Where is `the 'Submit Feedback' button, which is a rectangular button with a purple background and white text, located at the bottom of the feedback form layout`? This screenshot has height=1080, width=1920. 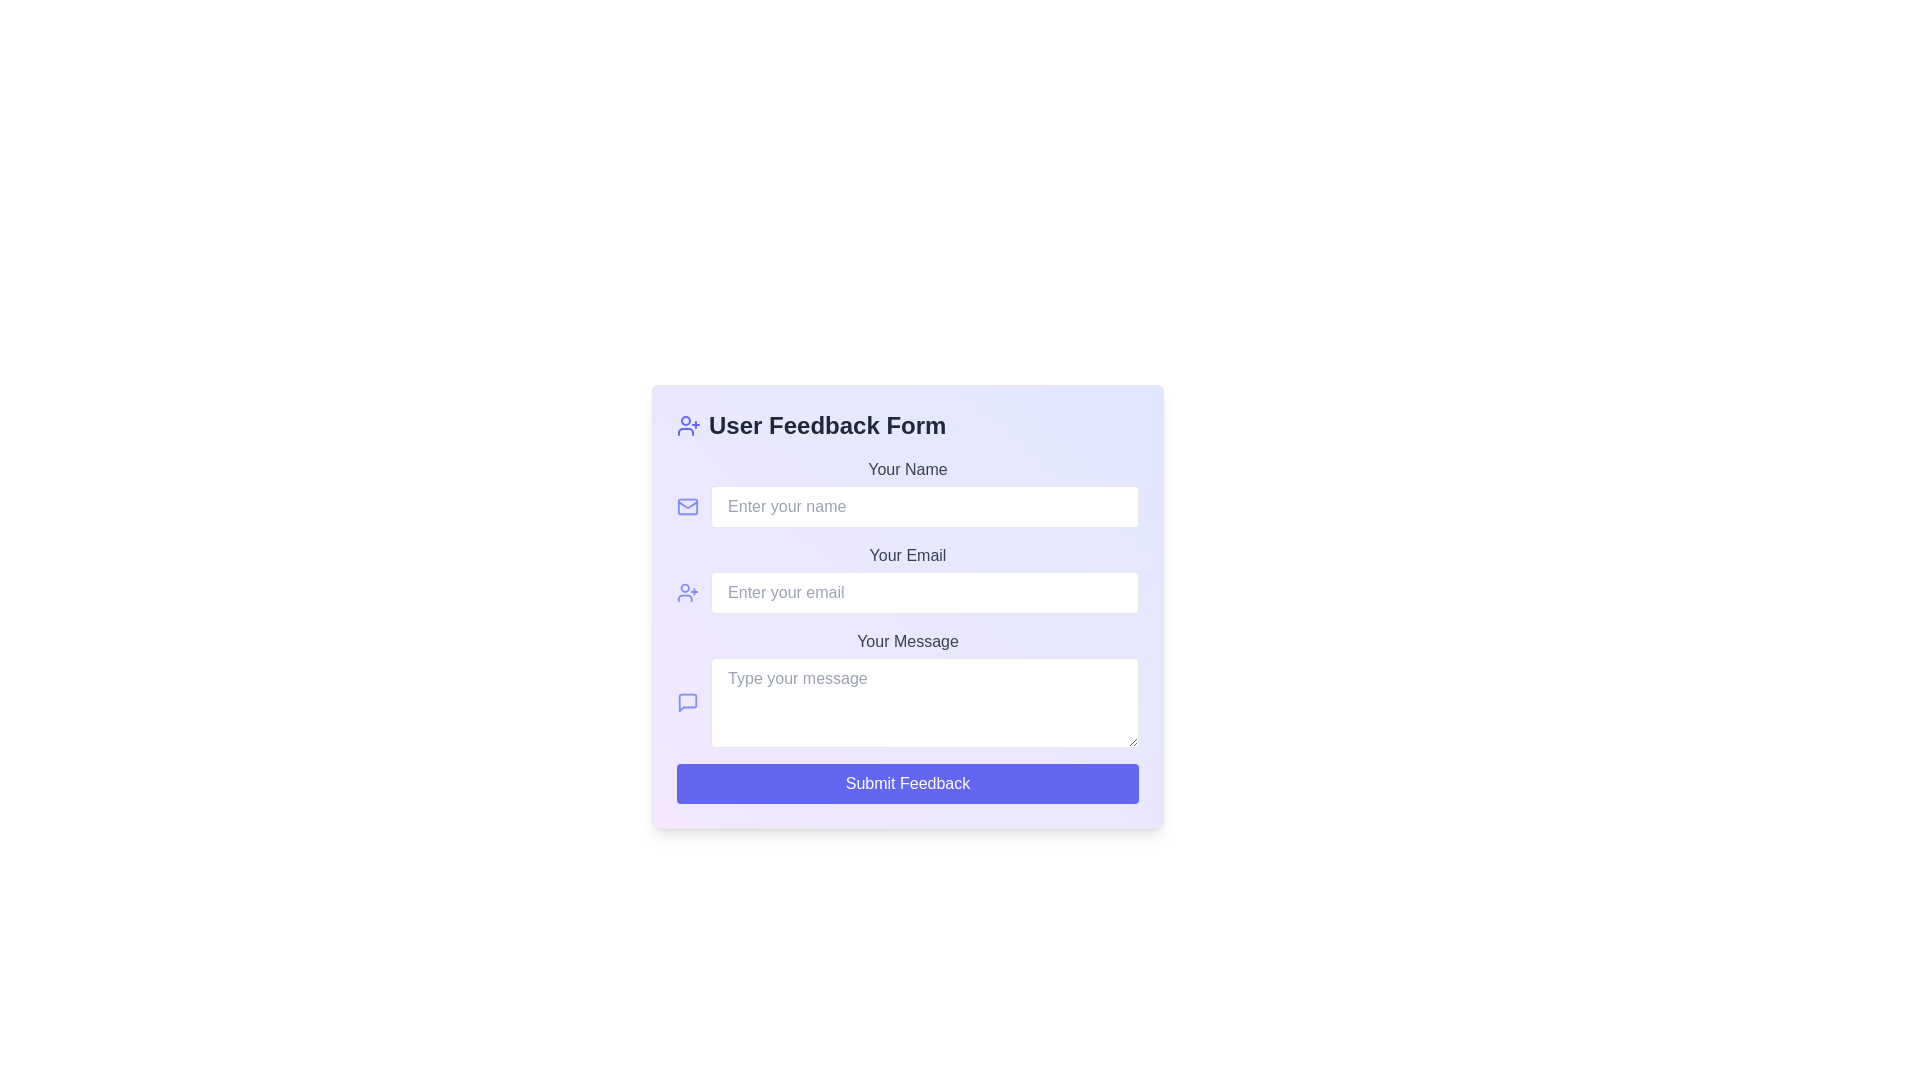
the 'Submit Feedback' button, which is a rectangular button with a purple background and white text, located at the bottom of the feedback form layout is located at coordinates (906, 782).